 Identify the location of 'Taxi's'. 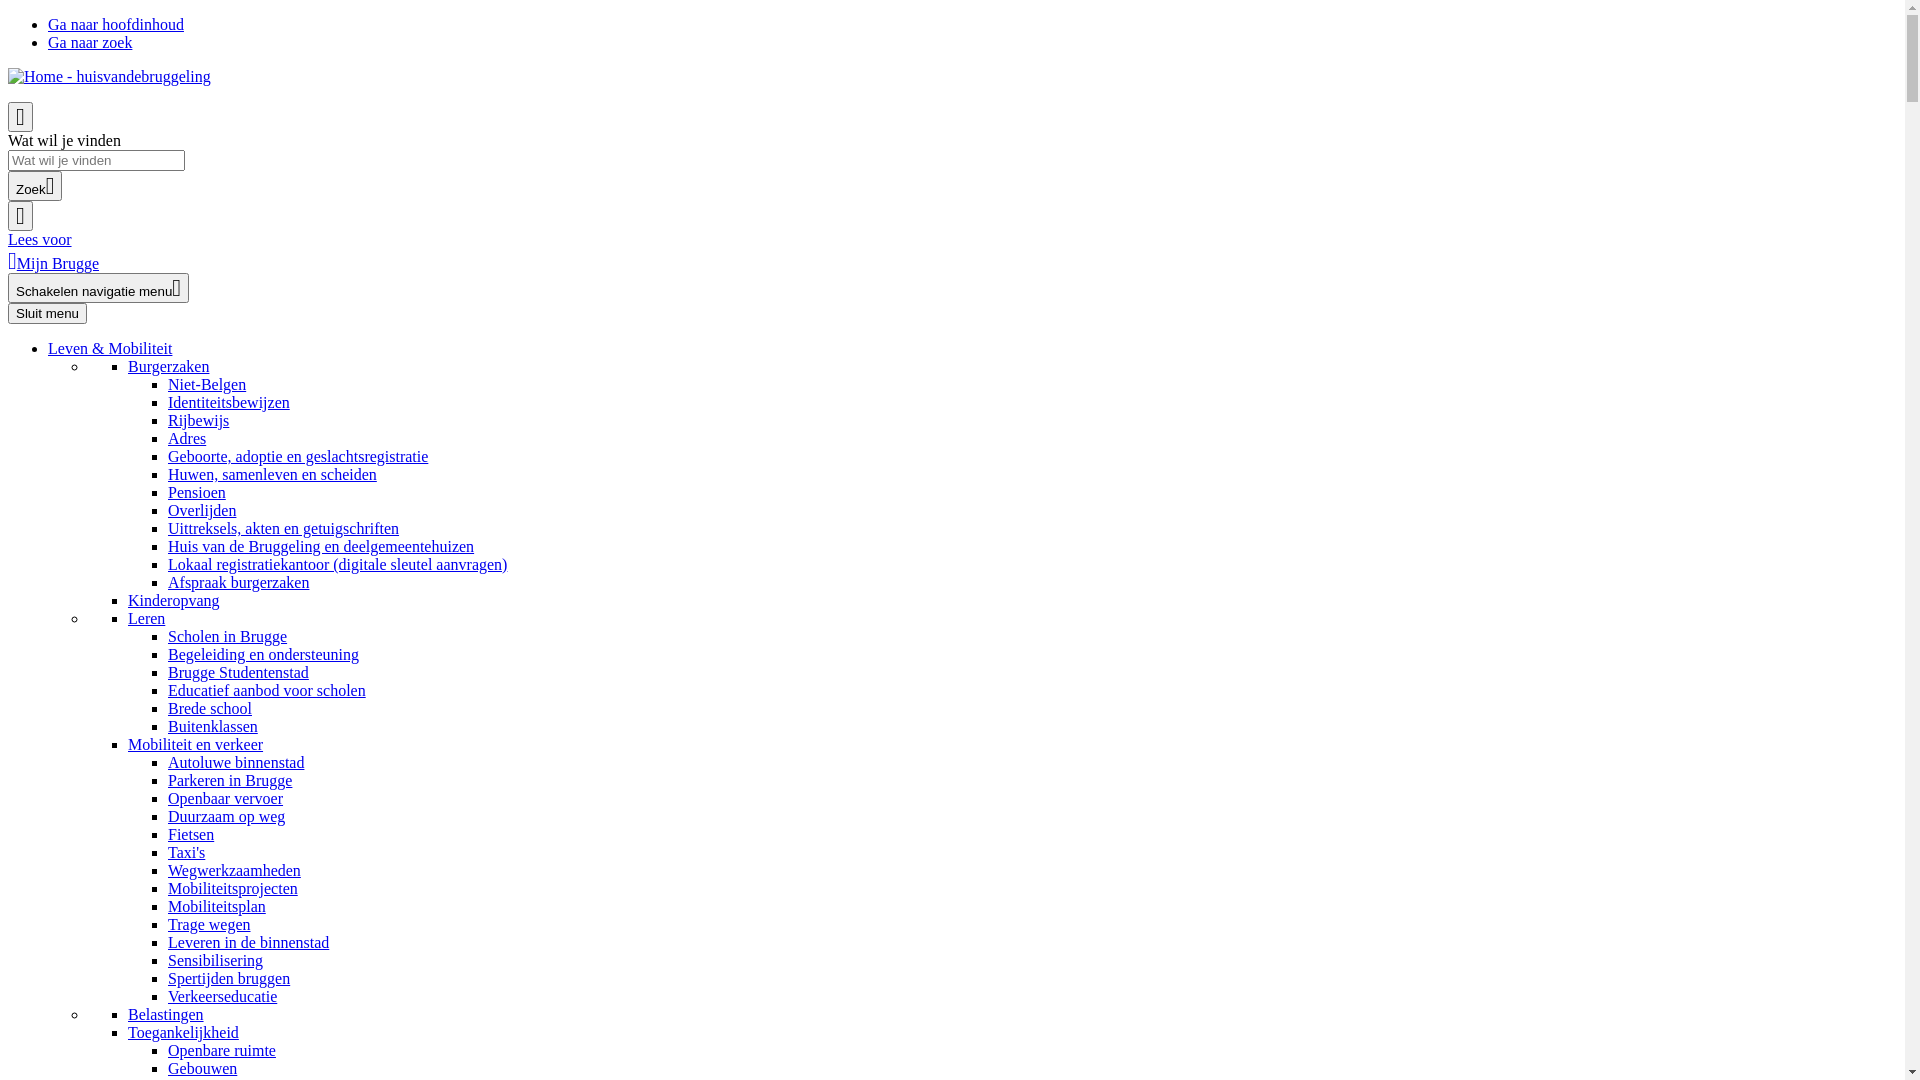
(186, 852).